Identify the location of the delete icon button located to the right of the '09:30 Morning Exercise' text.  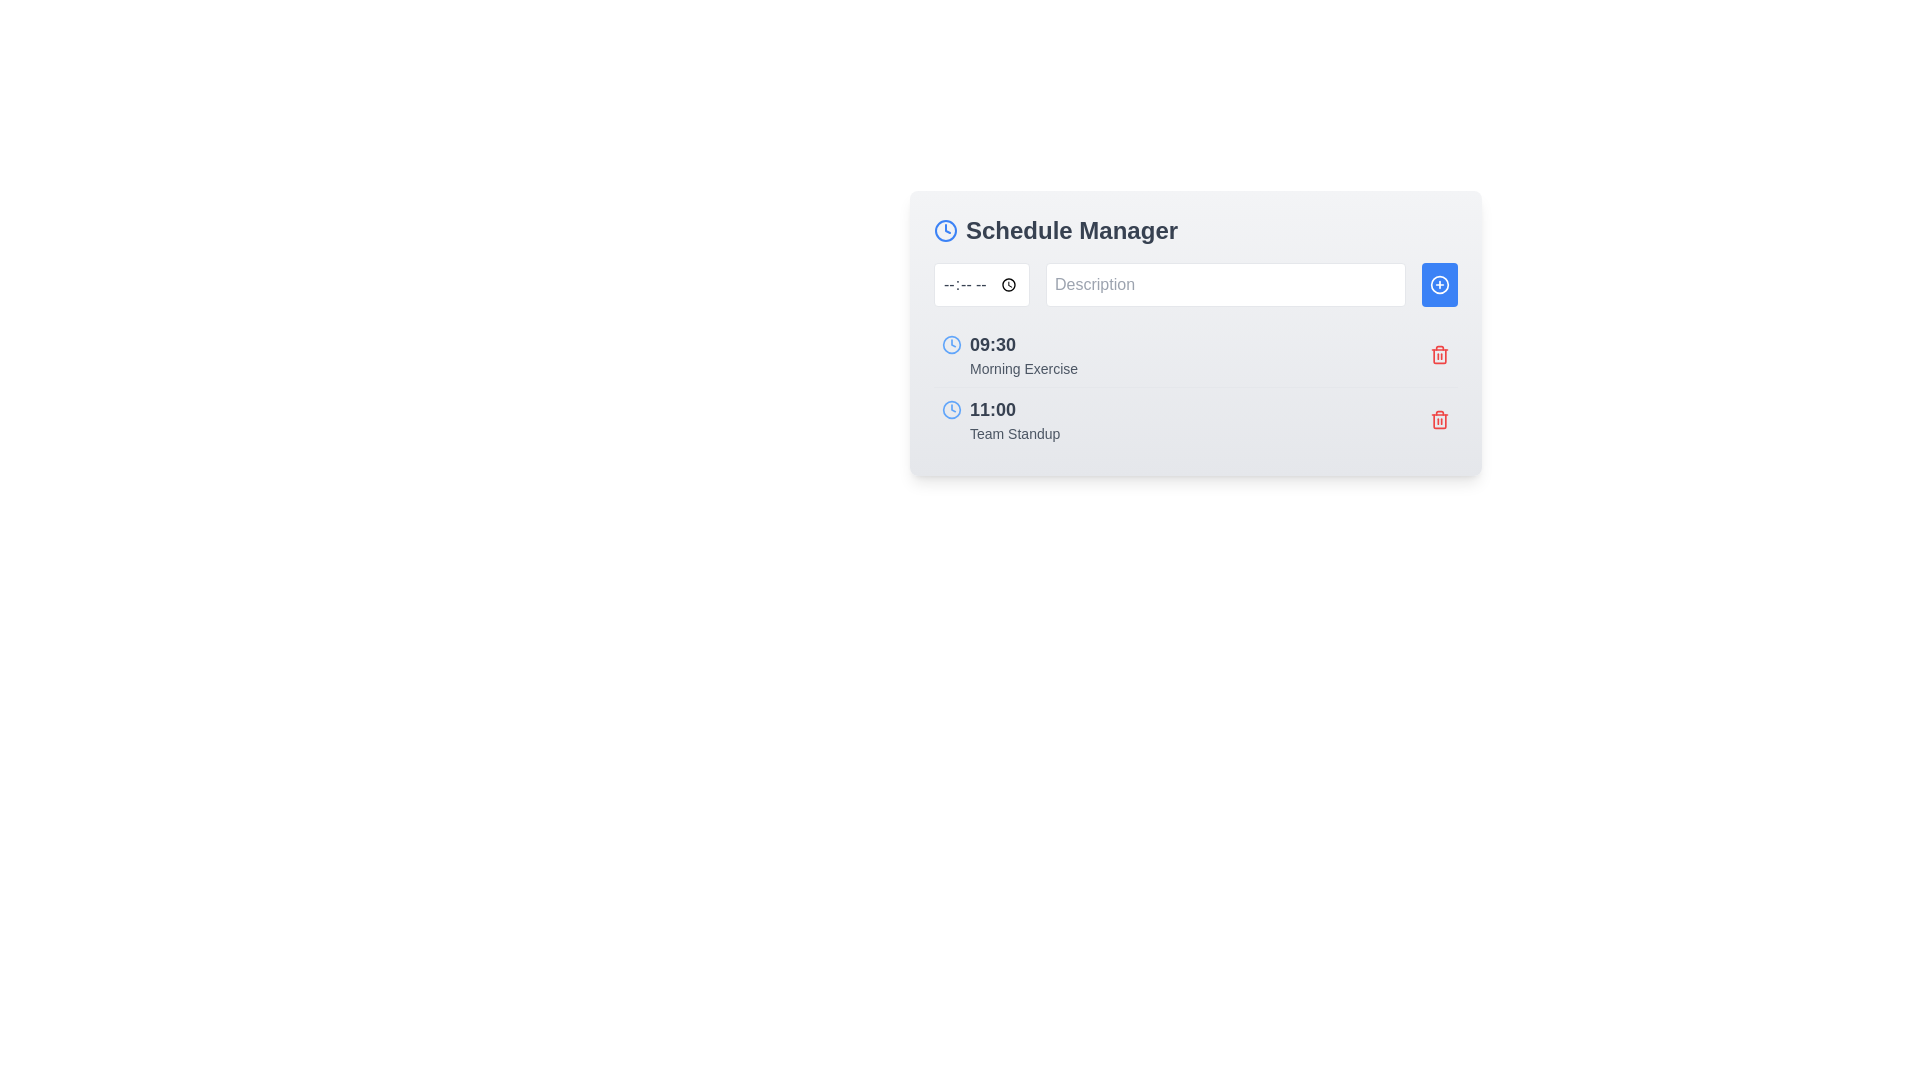
(1440, 353).